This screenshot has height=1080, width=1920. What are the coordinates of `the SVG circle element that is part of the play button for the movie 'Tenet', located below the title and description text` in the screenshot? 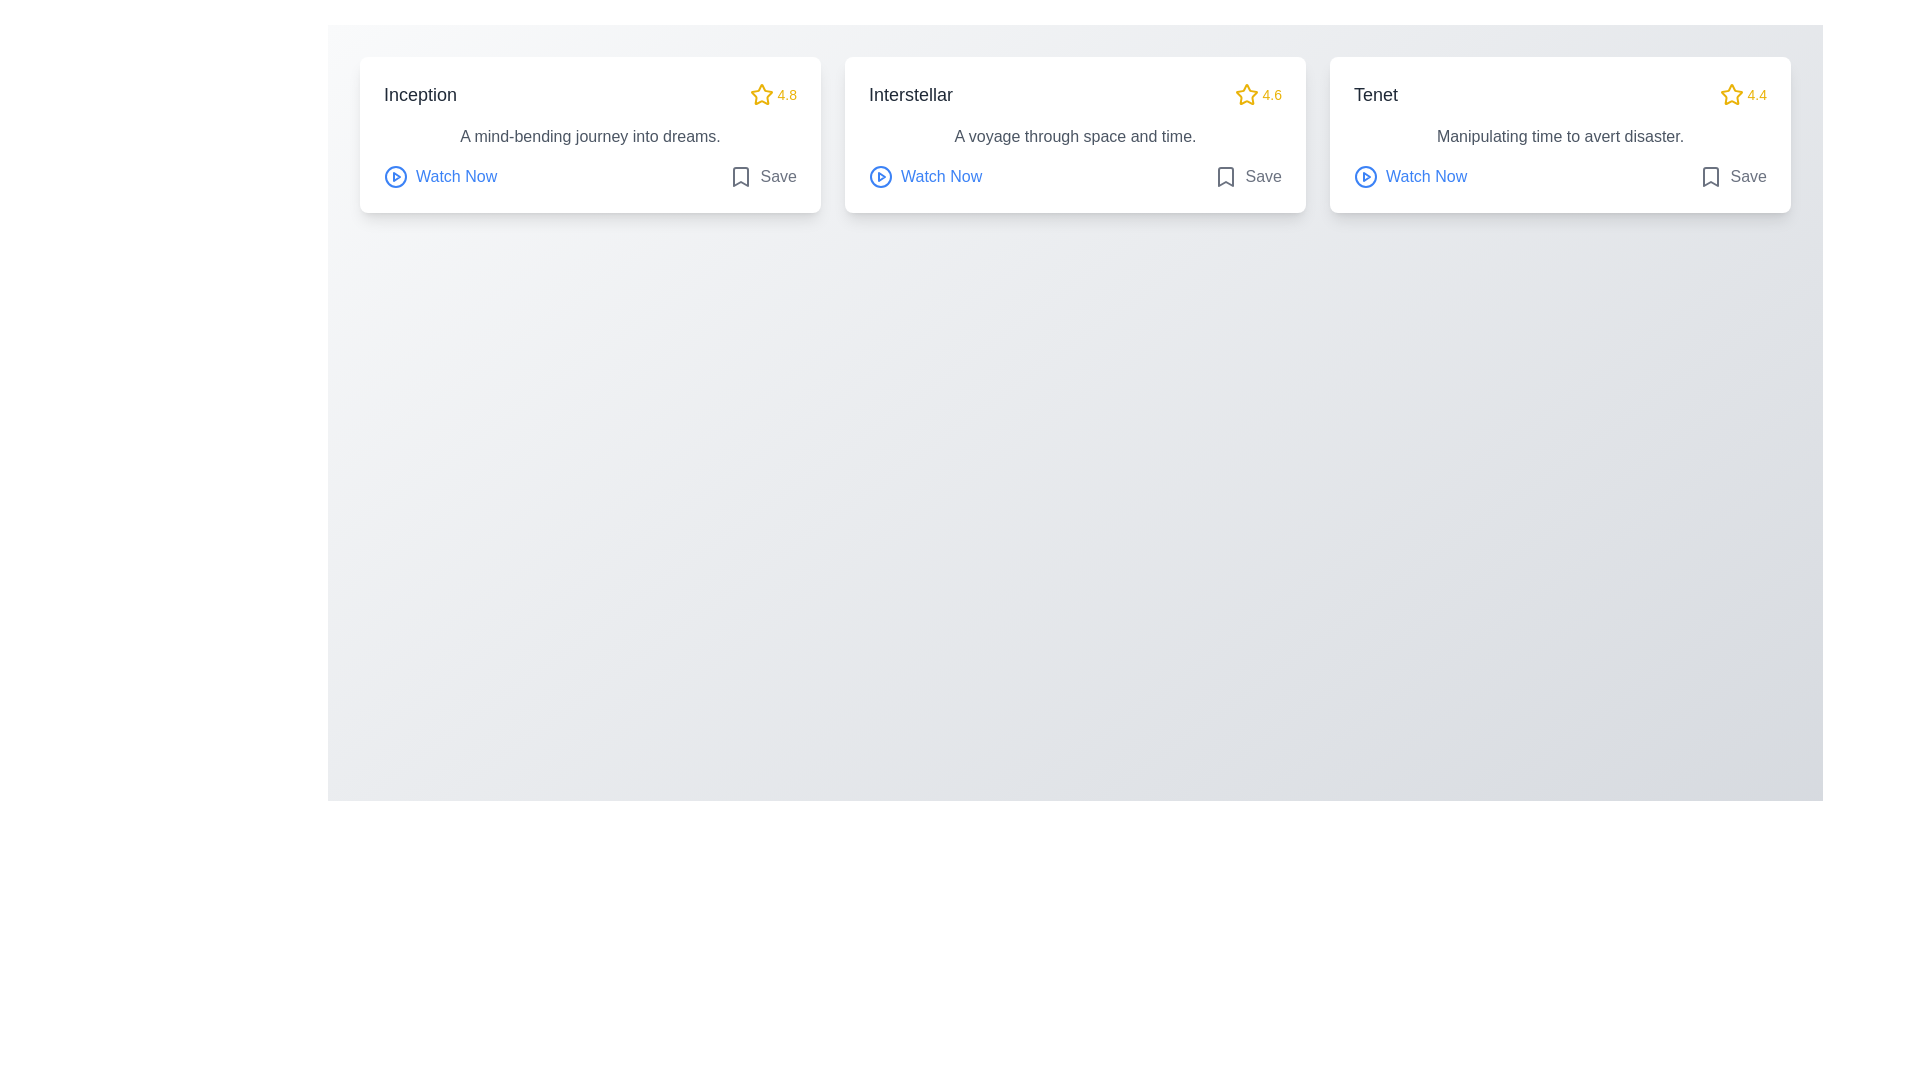 It's located at (1365, 176).